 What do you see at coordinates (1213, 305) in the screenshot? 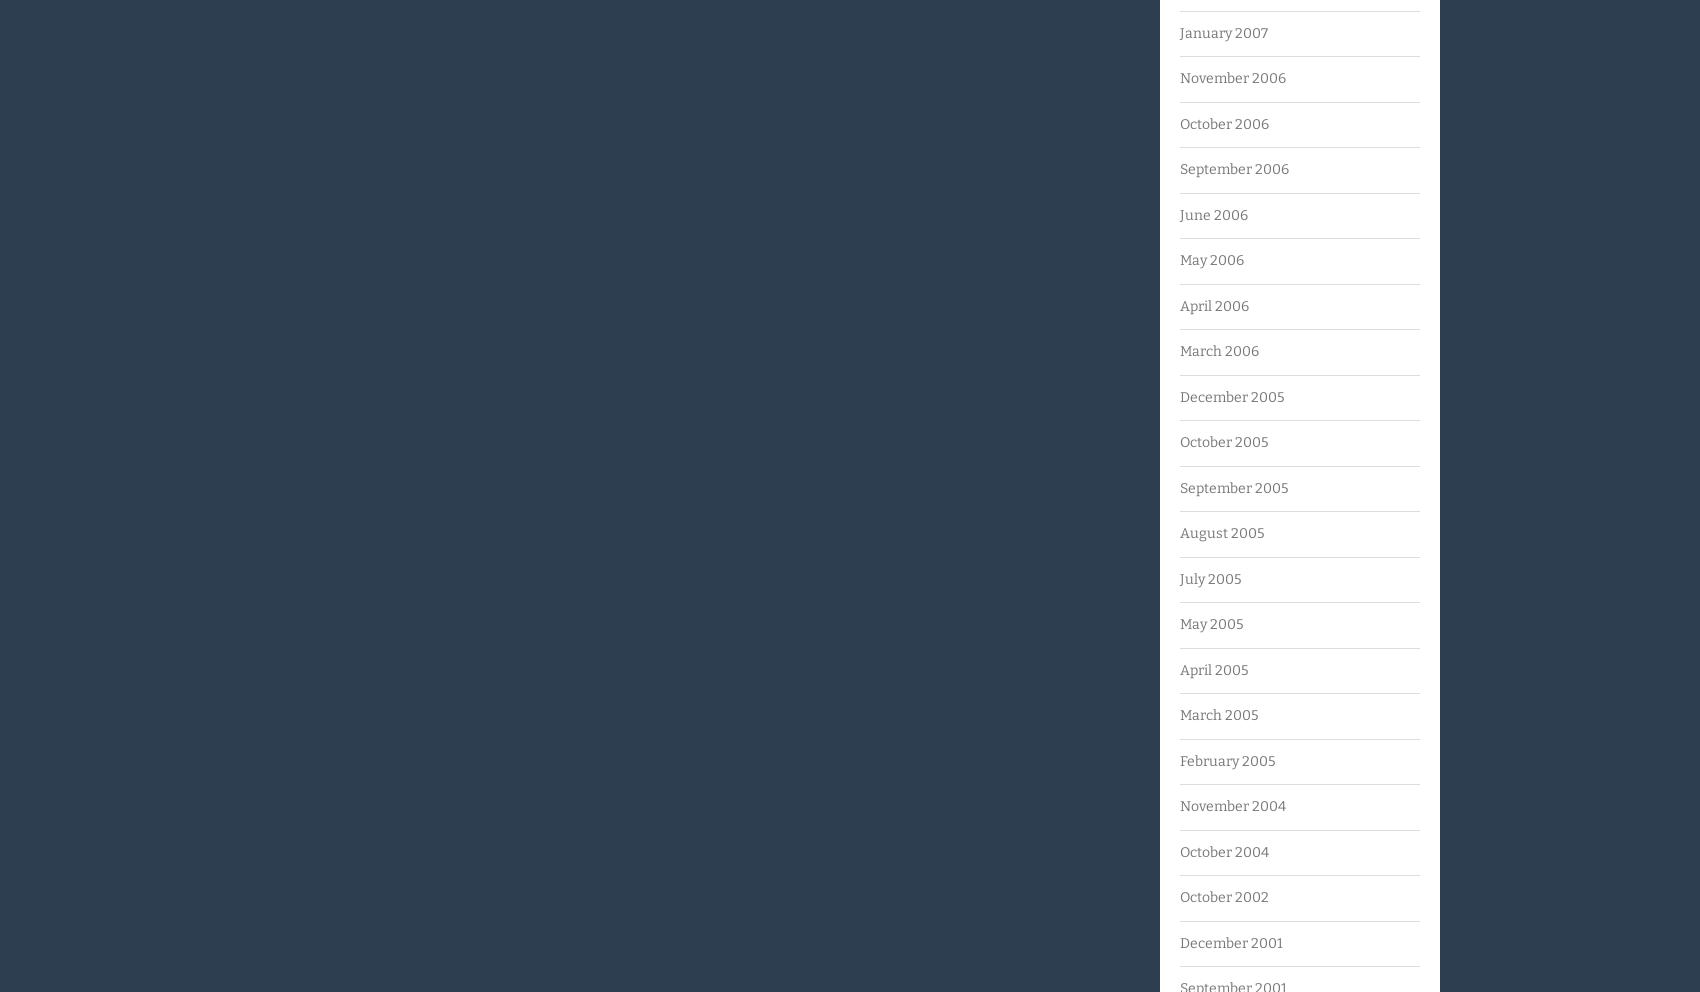
I see `'April 2006'` at bounding box center [1213, 305].